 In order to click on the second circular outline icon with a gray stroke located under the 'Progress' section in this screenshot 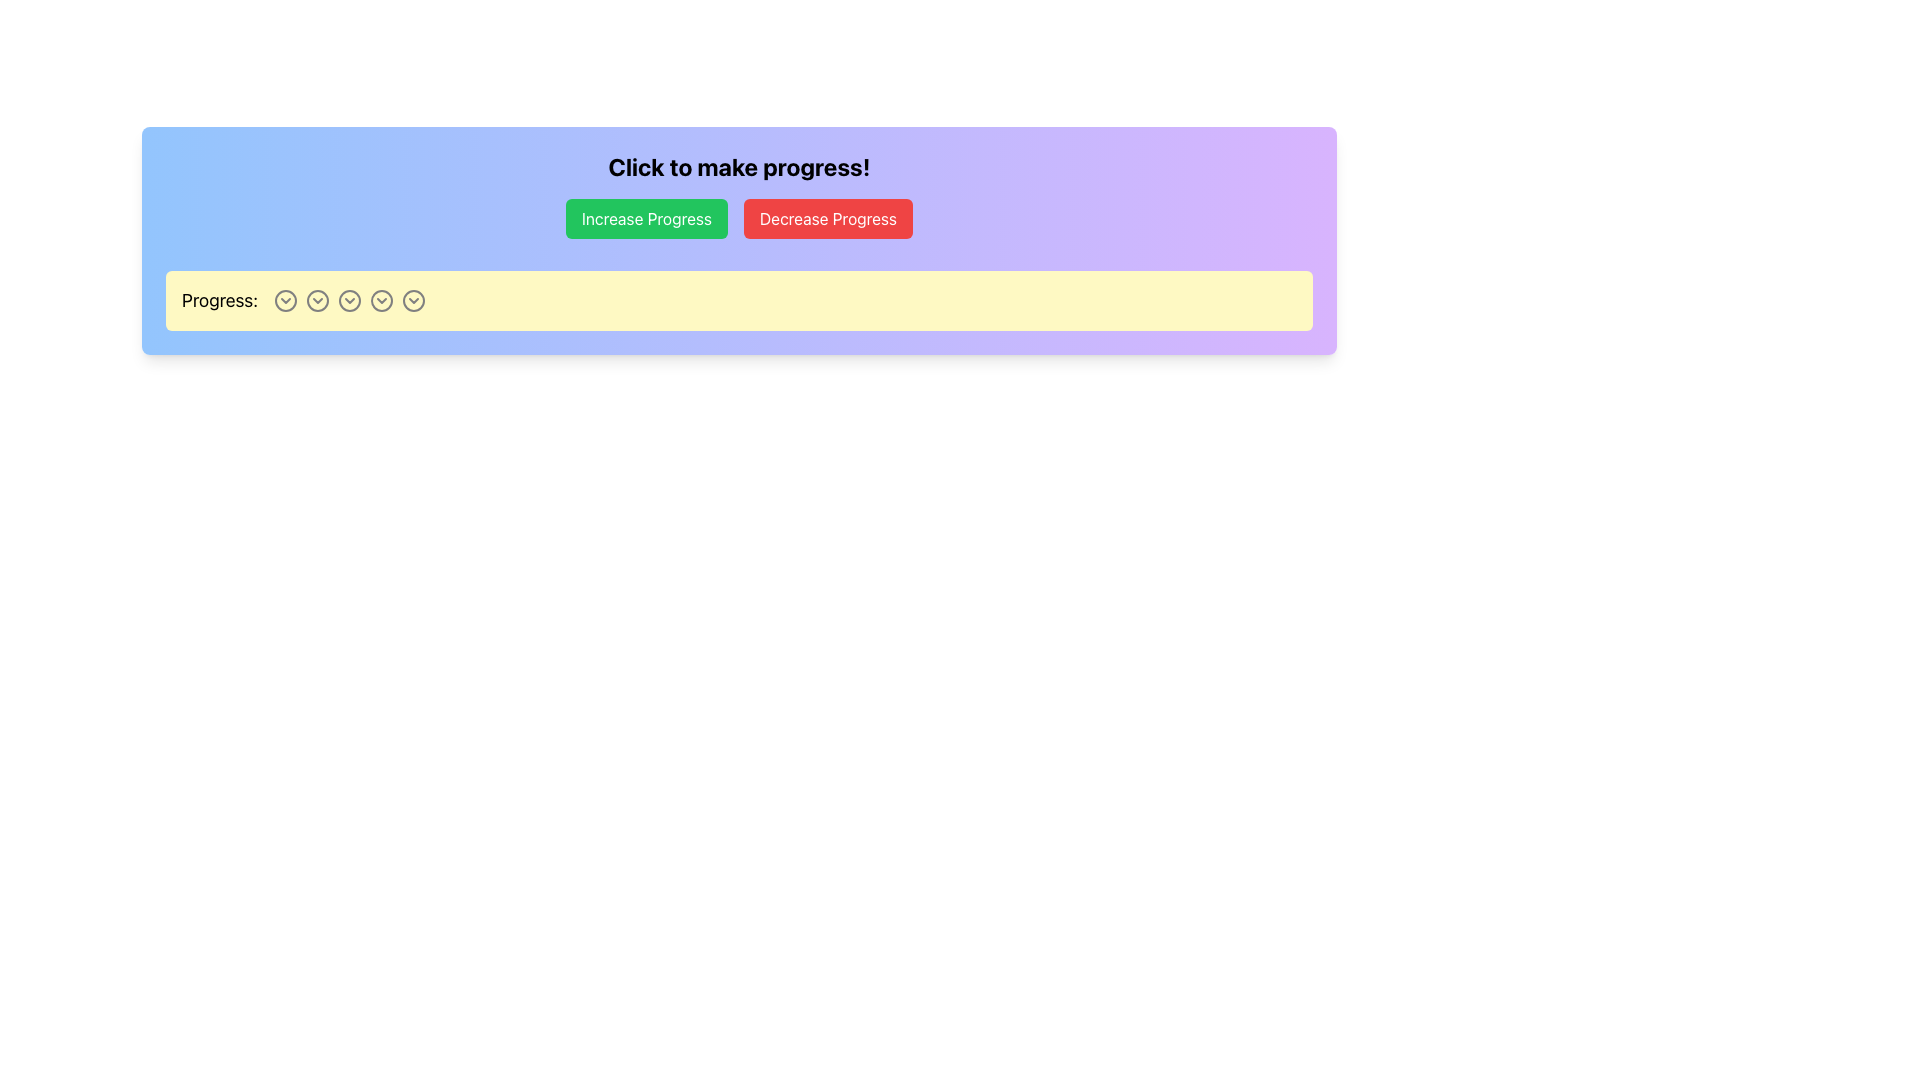, I will do `click(317, 300)`.